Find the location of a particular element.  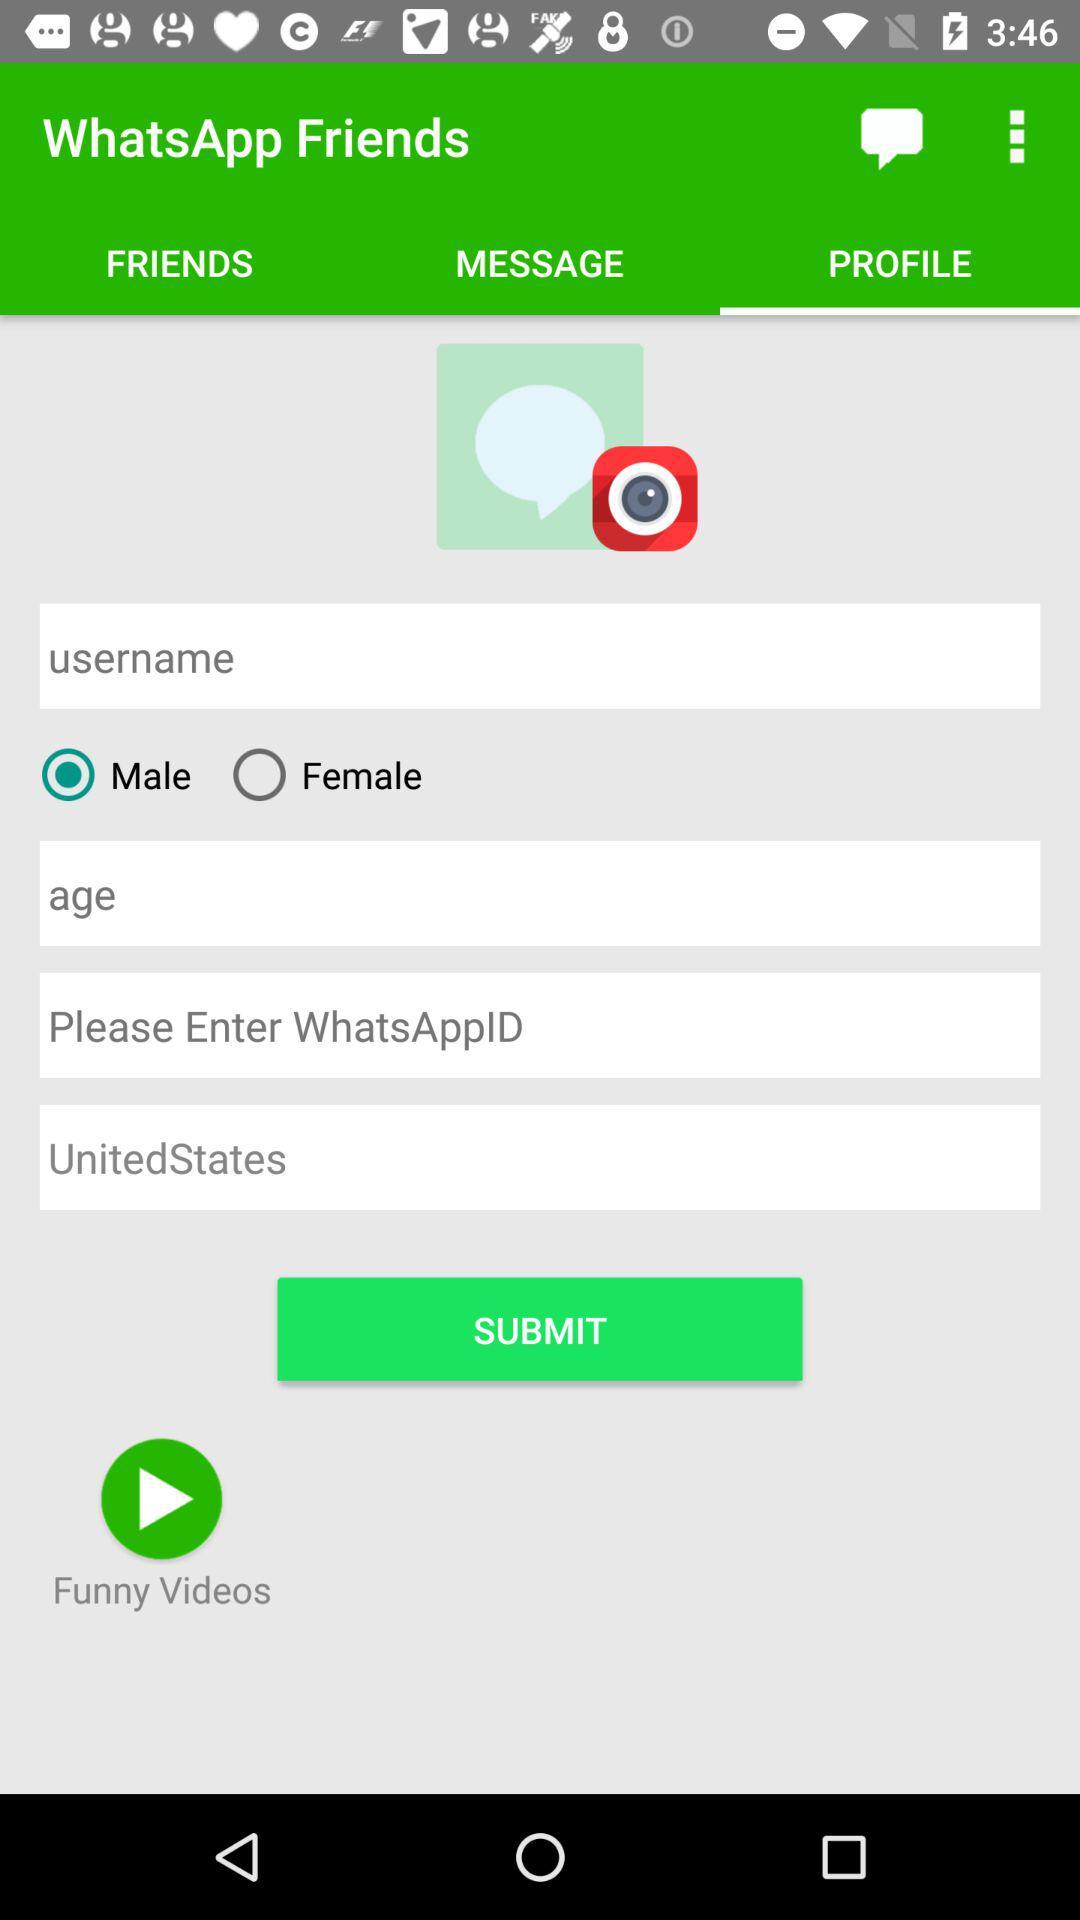

the icon above profile item is located at coordinates (890, 135).